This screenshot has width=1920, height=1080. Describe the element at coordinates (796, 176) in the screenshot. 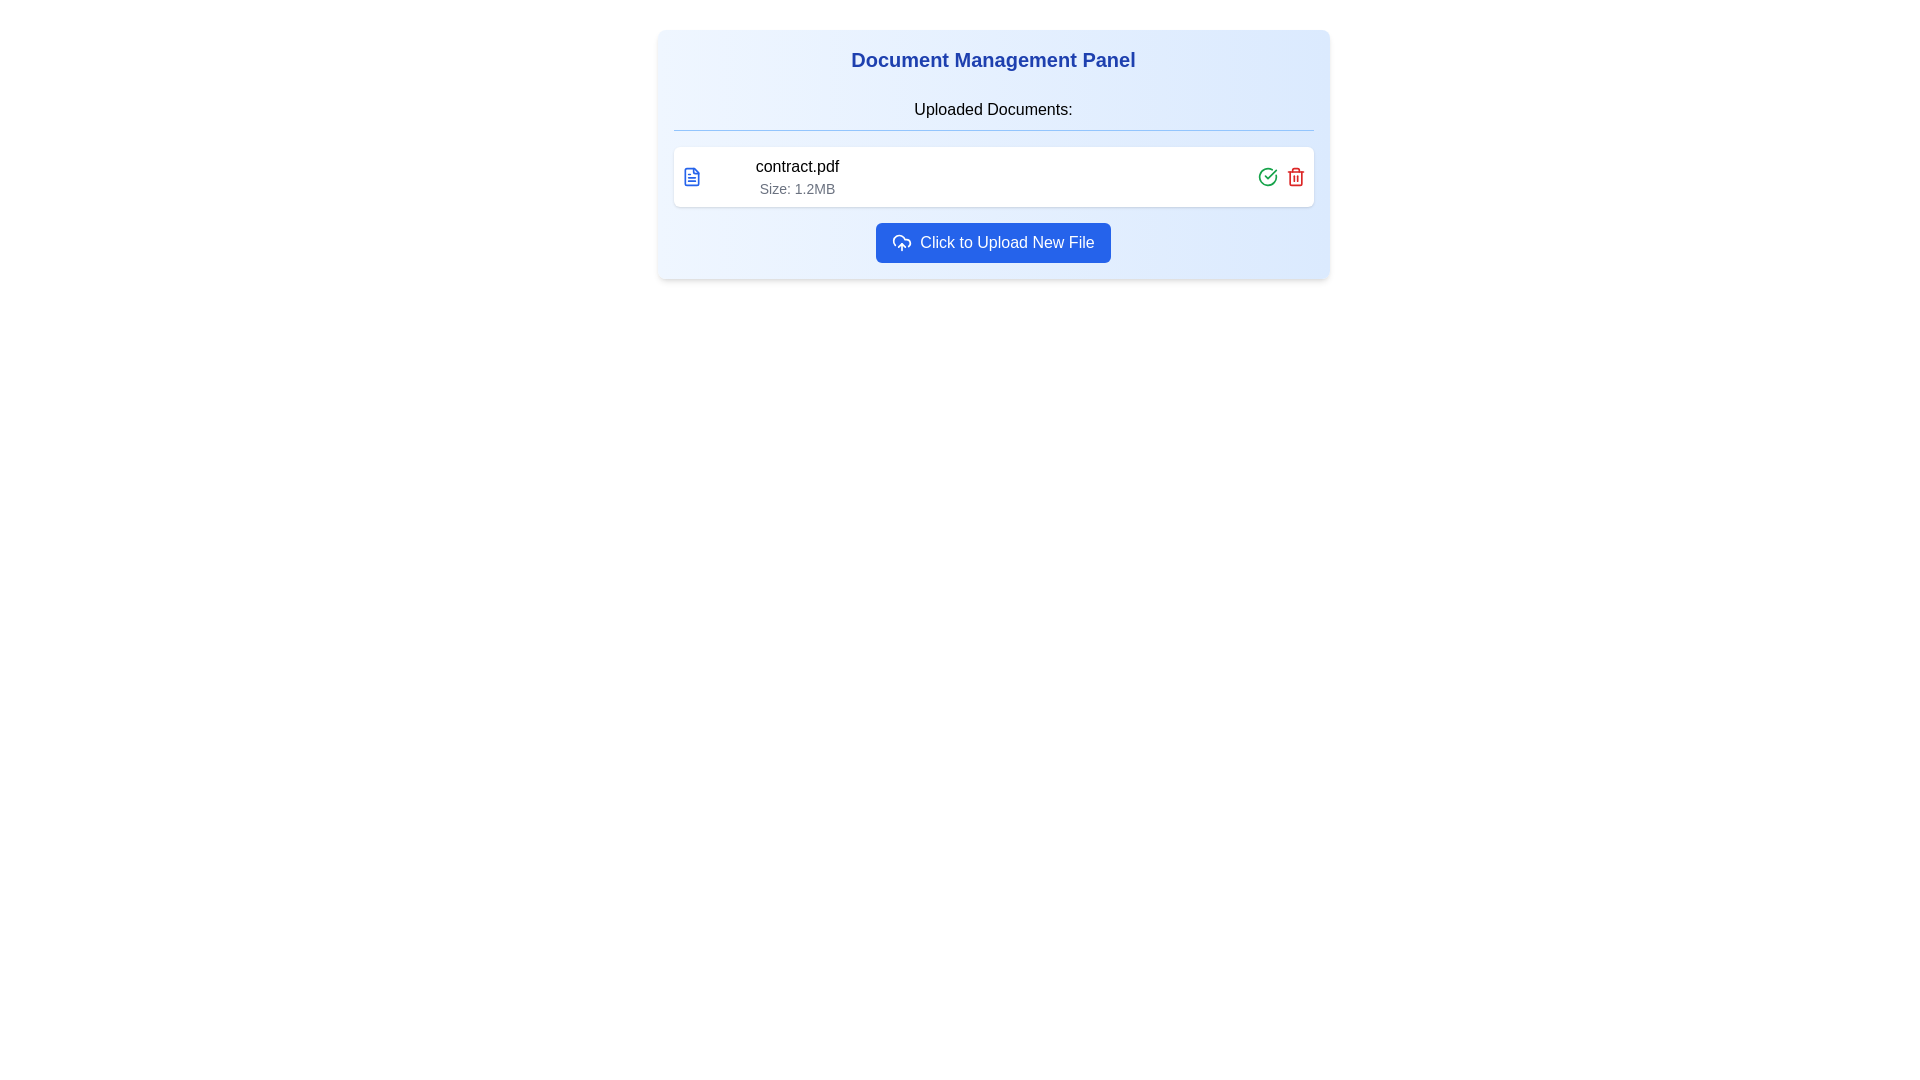

I see `text label displaying 'contract.pdf' and 'Size: 1.2MB' in the Document Management Panel under the Uploaded Documents section to understand the file details` at that location.